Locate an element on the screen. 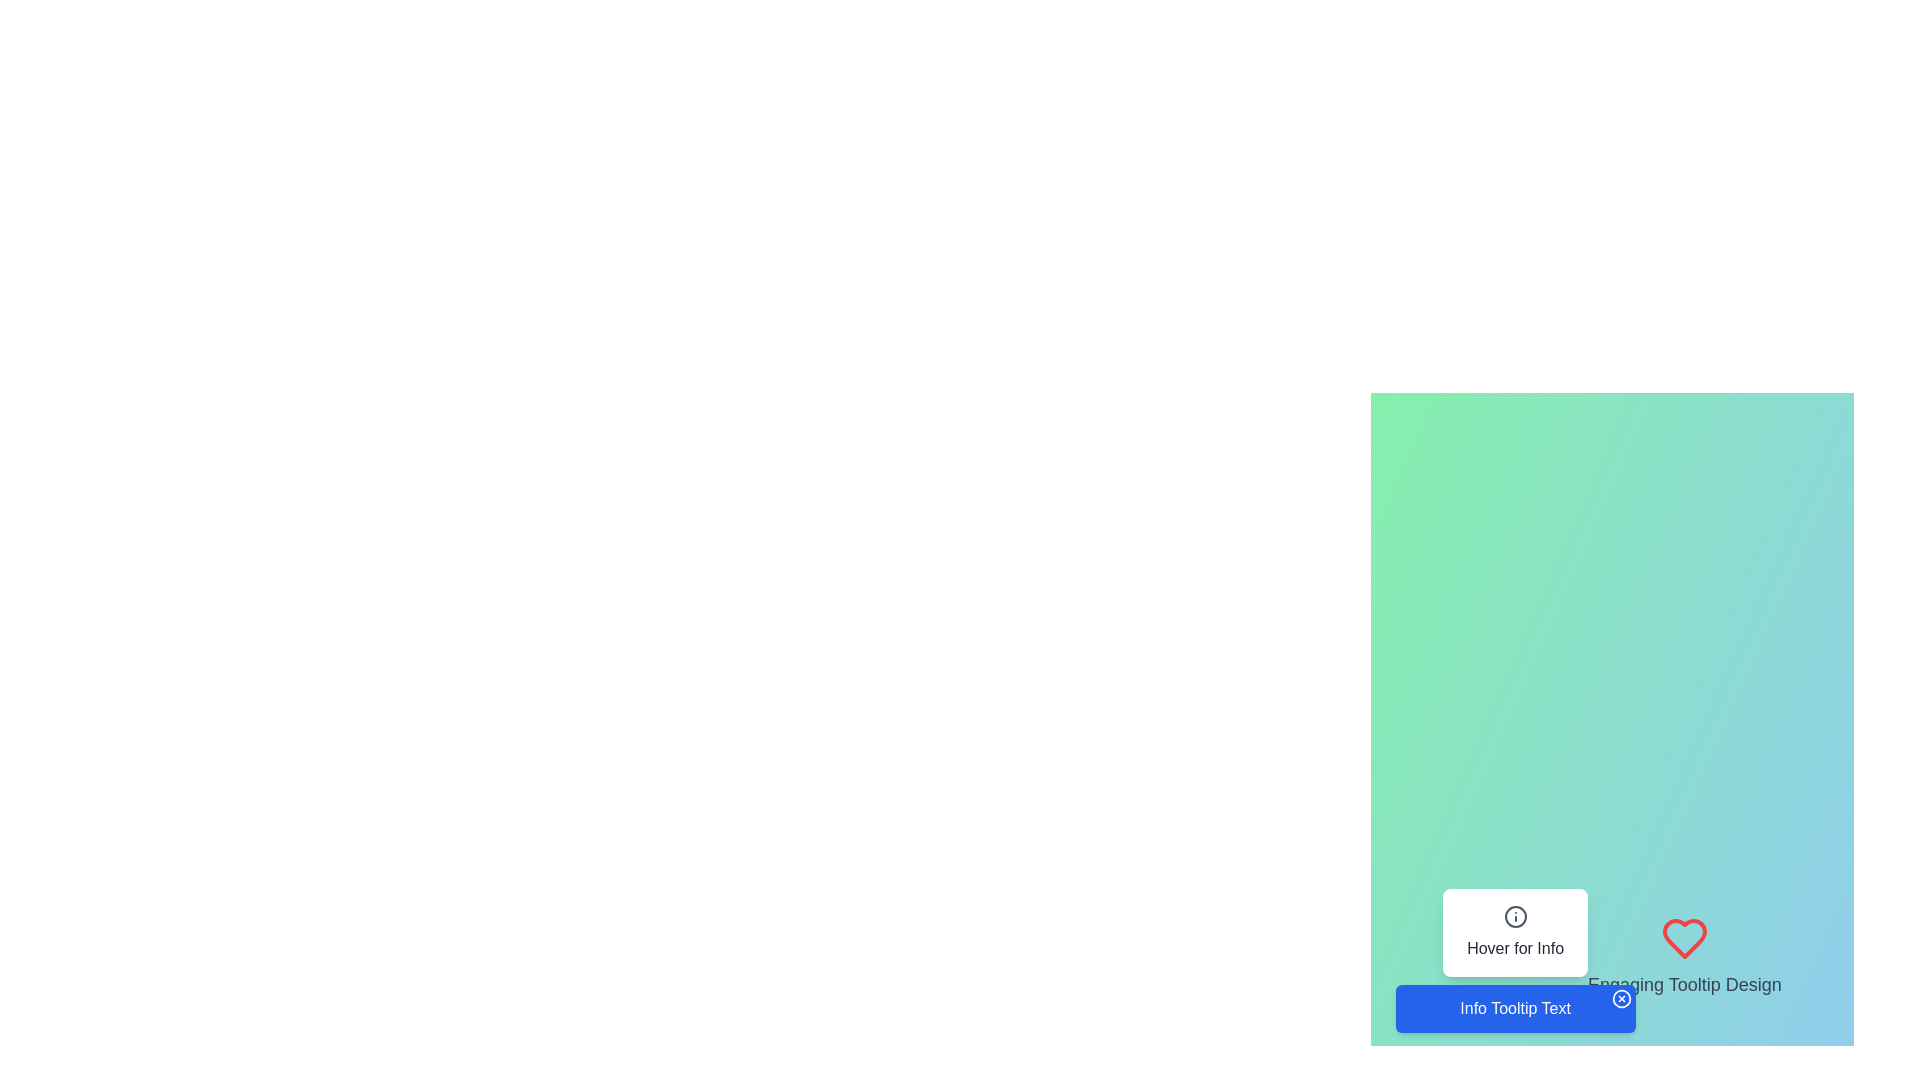  the close button located at the top-right corner of the tooltip box is located at coordinates (1621, 999).